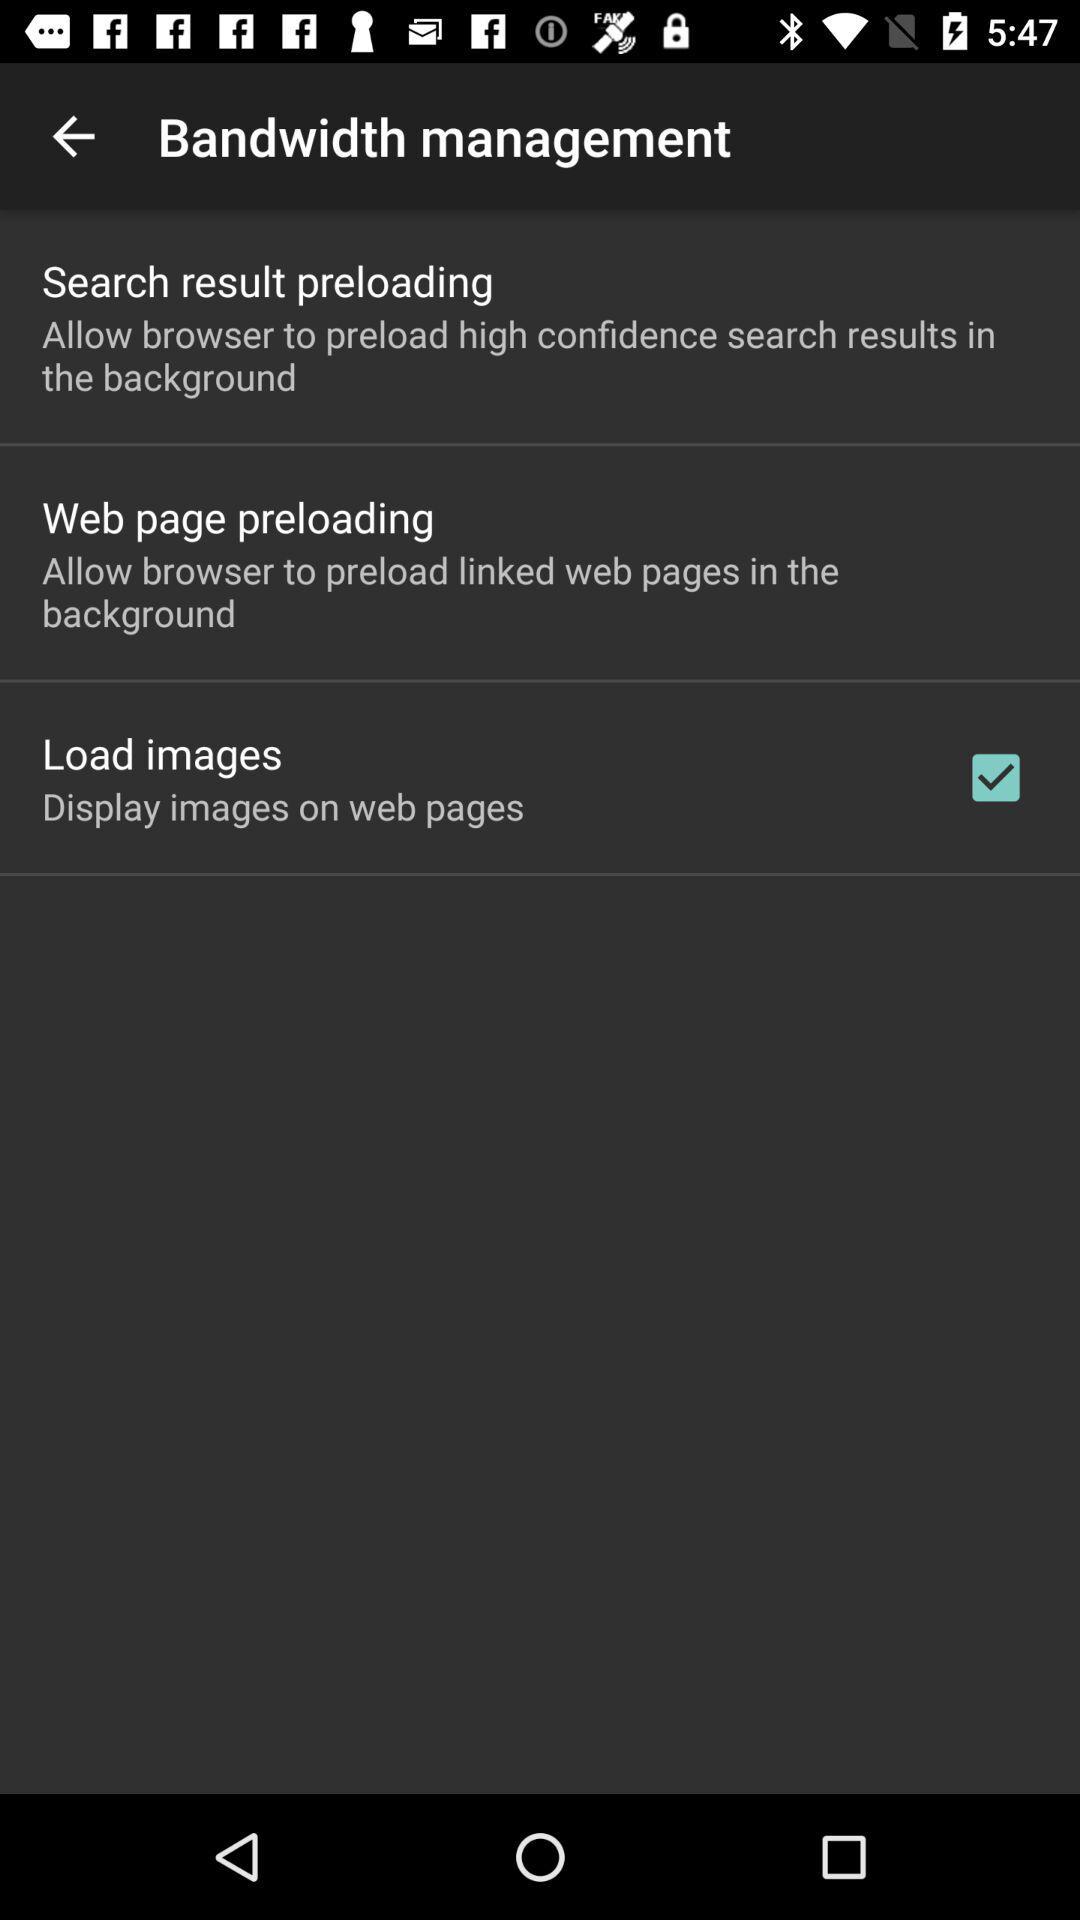  What do you see at coordinates (995, 776) in the screenshot?
I see `item on the right` at bounding box center [995, 776].